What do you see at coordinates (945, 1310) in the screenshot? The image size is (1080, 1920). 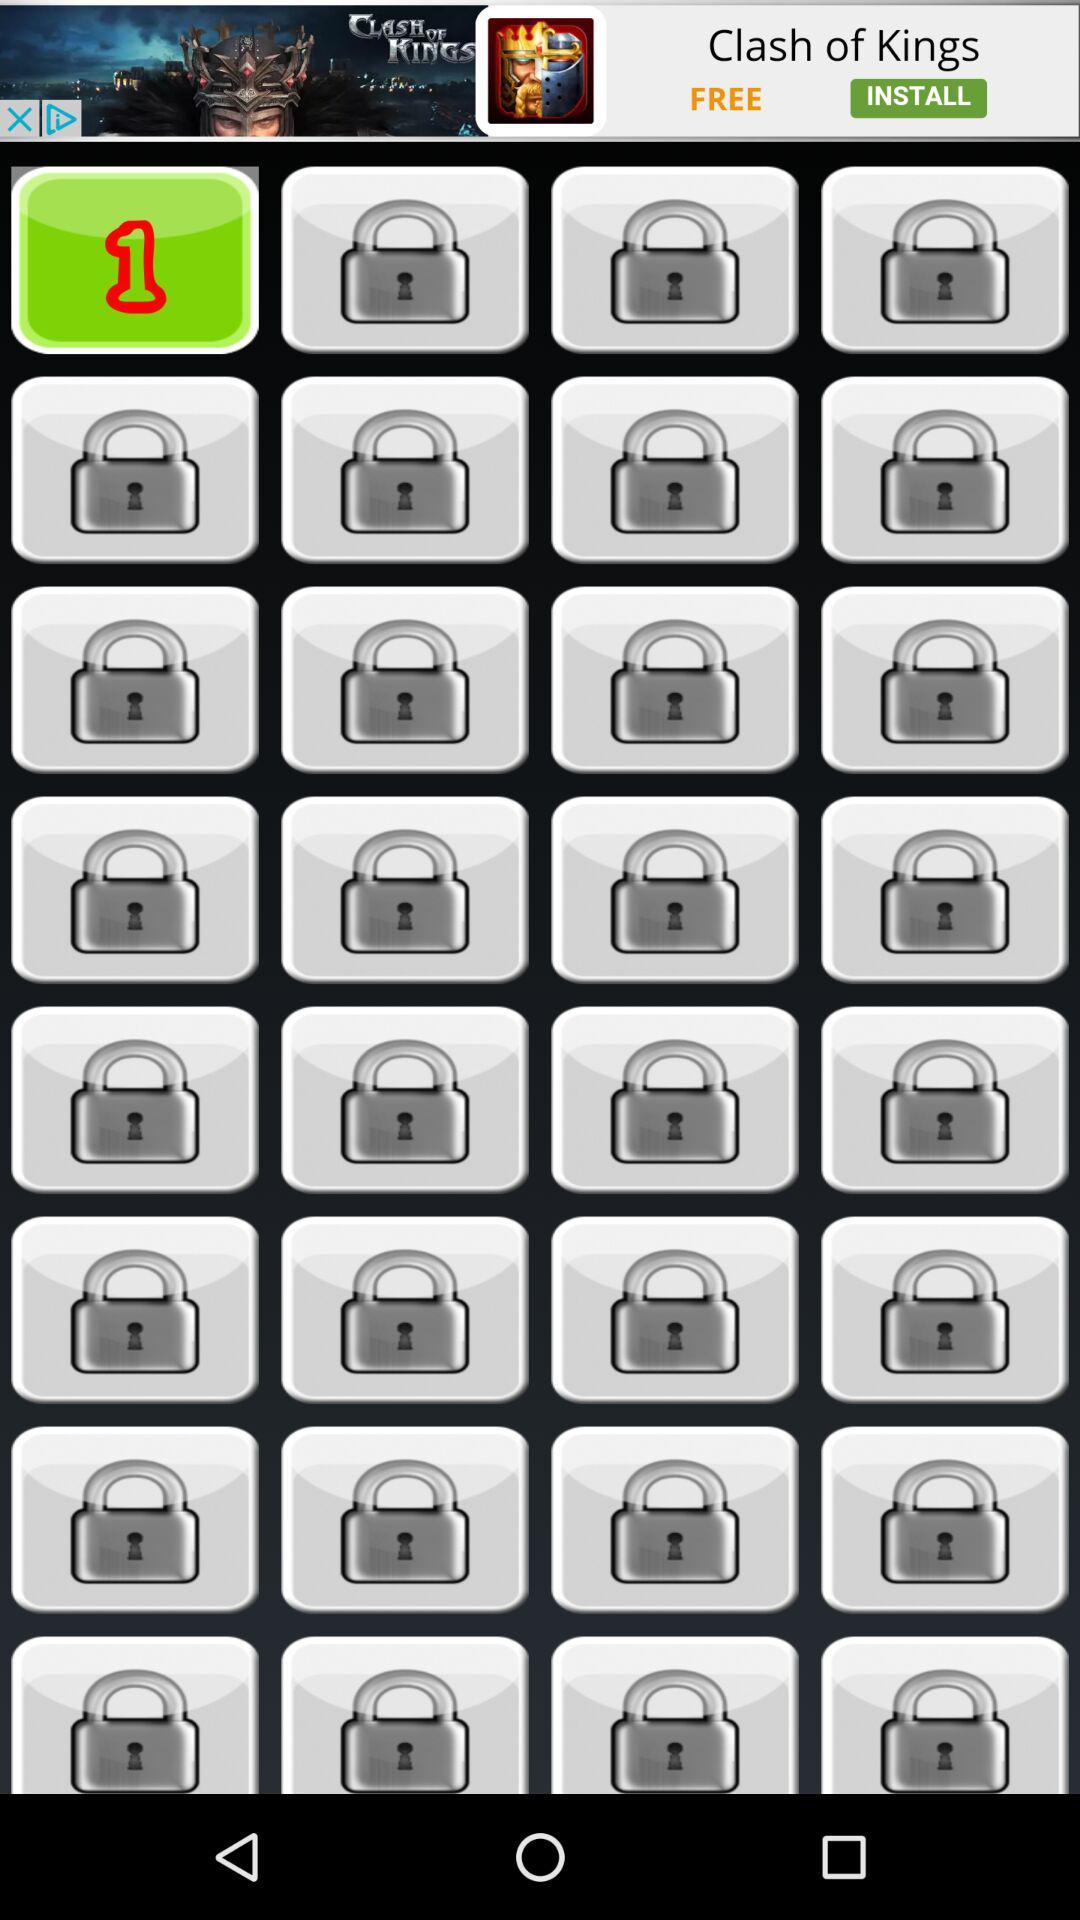 I see `lock` at bounding box center [945, 1310].